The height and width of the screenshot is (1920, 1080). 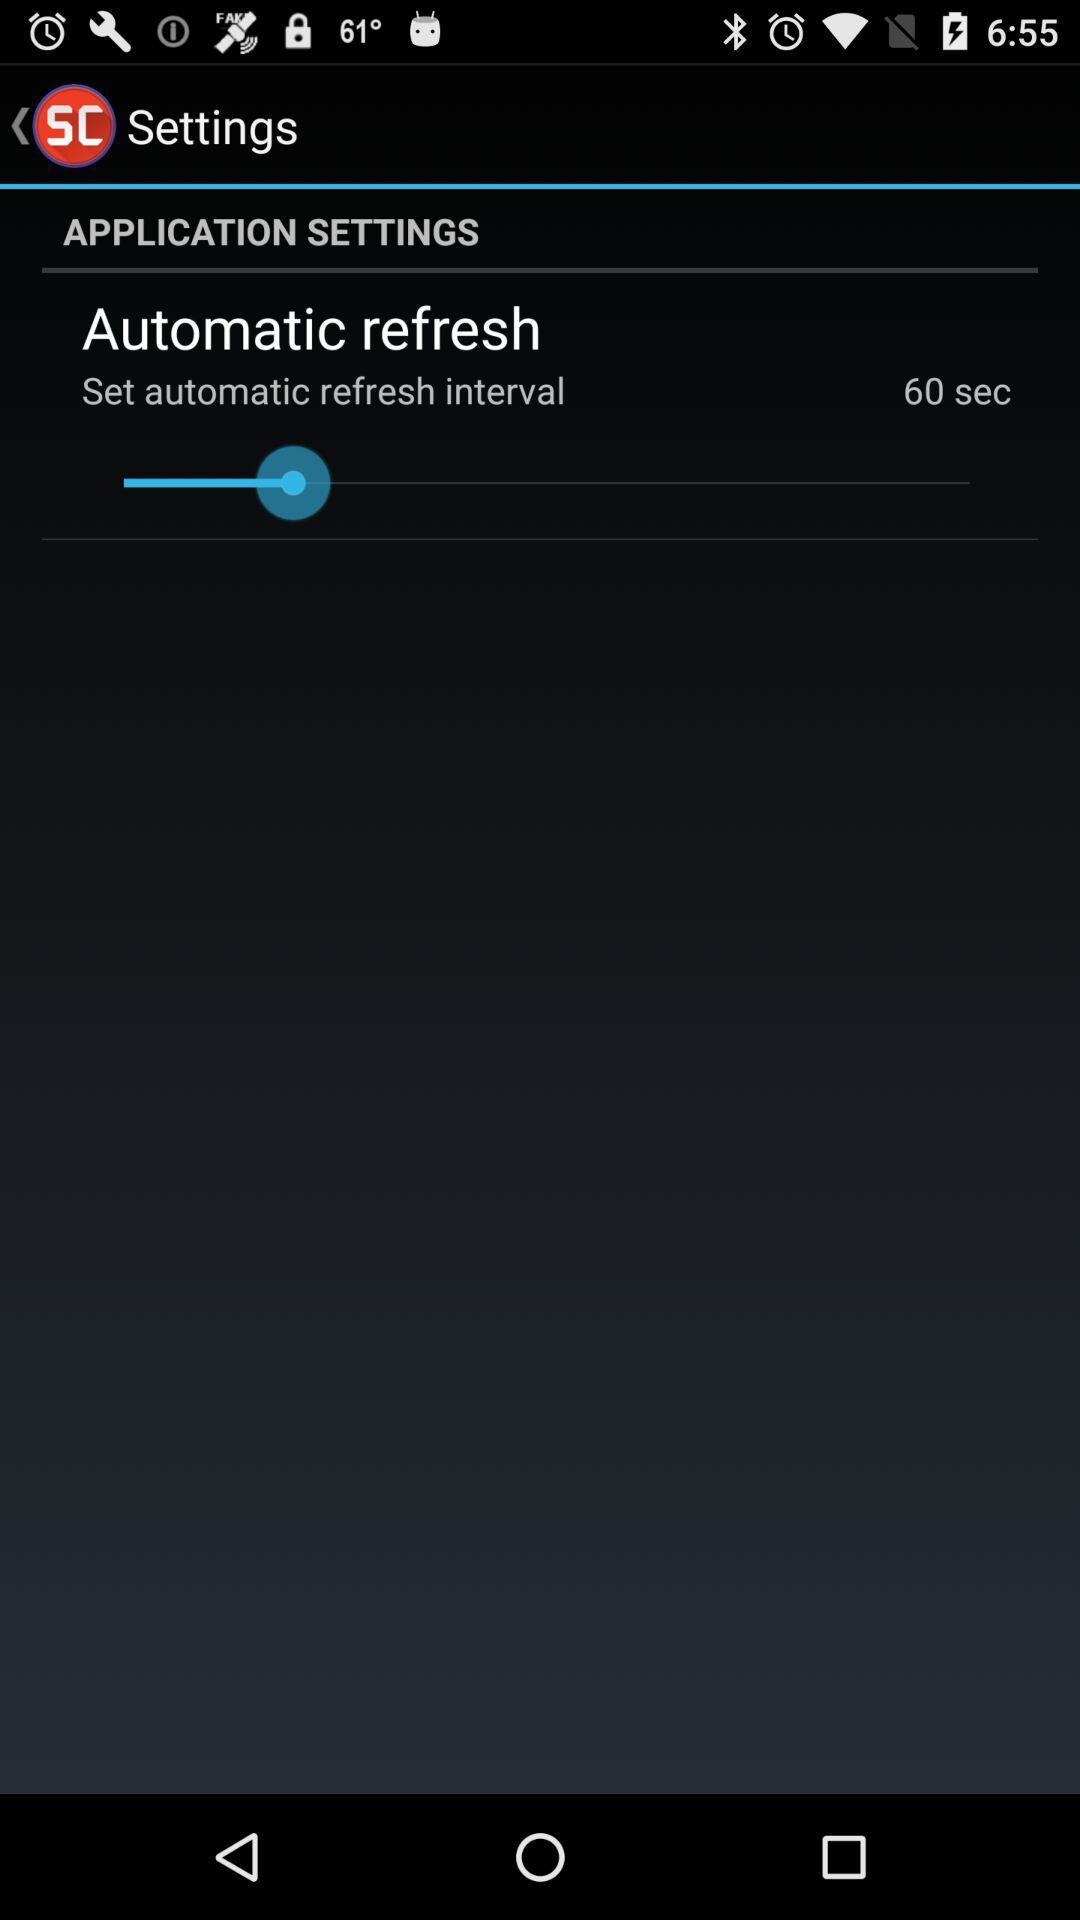 What do you see at coordinates (924, 389) in the screenshot?
I see `the item below automatic refresh item` at bounding box center [924, 389].